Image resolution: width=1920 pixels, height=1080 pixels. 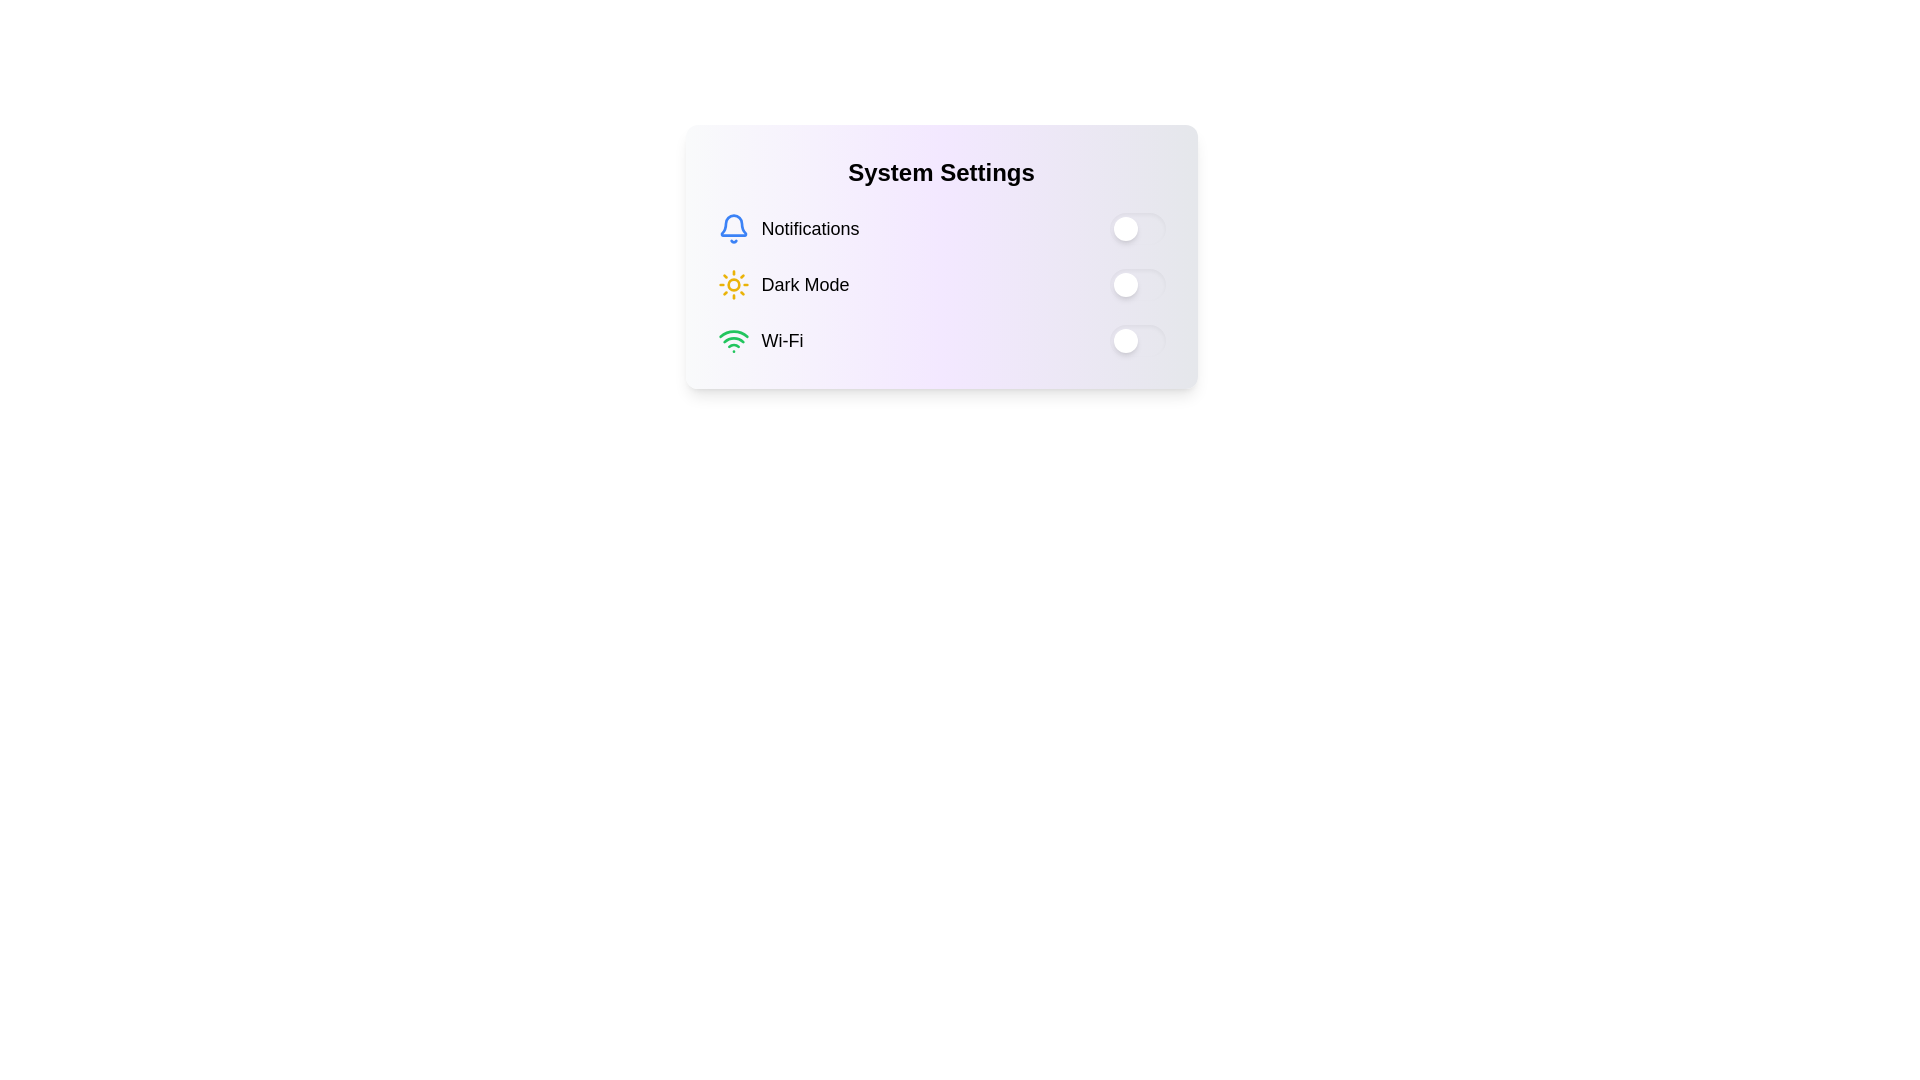 What do you see at coordinates (781, 339) in the screenshot?
I see `text label displaying 'Wi-Fi', which is in bold and larger font size, located to the right of the Wi-Fi icon in the settings panel` at bounding box center [781, 339].